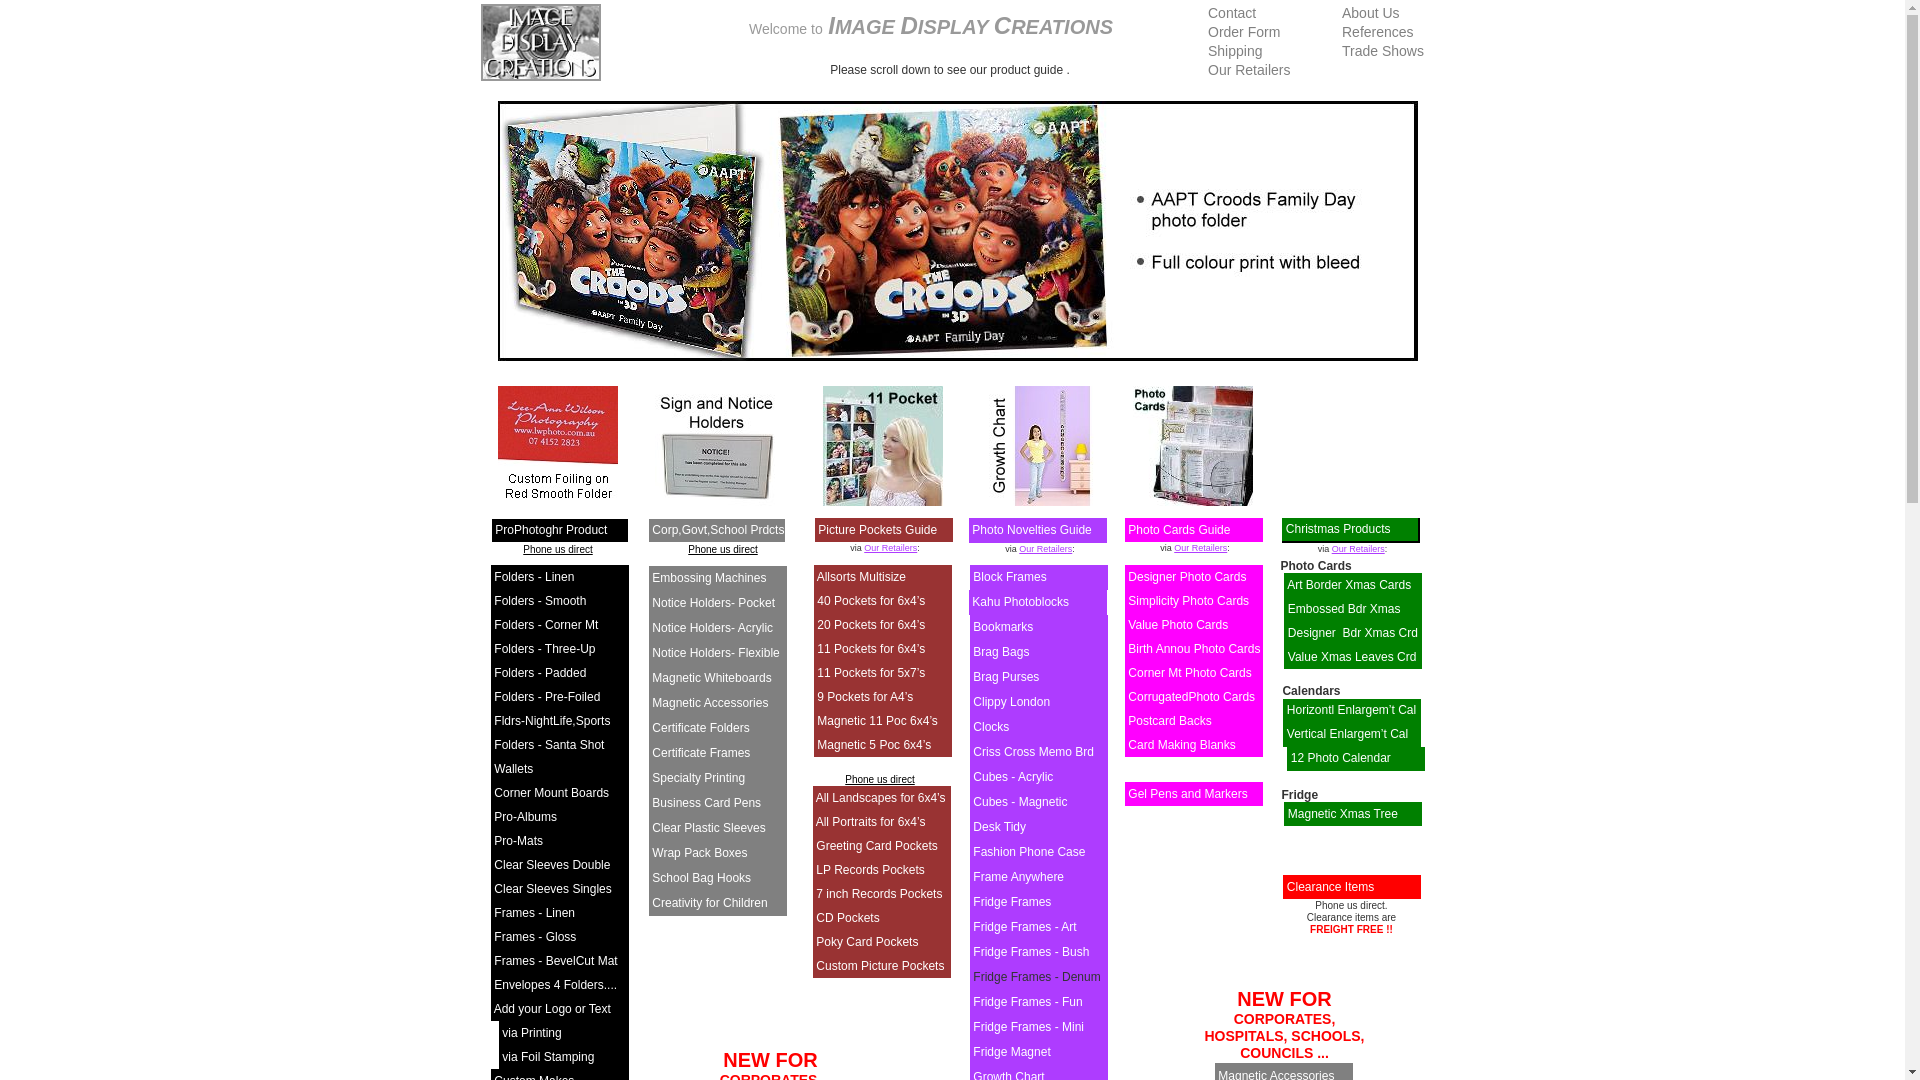 Image resolution: width=1920 pixels, height=1080 pixels. I want to click on 'Value Photo Cards', so click(1177, 623).